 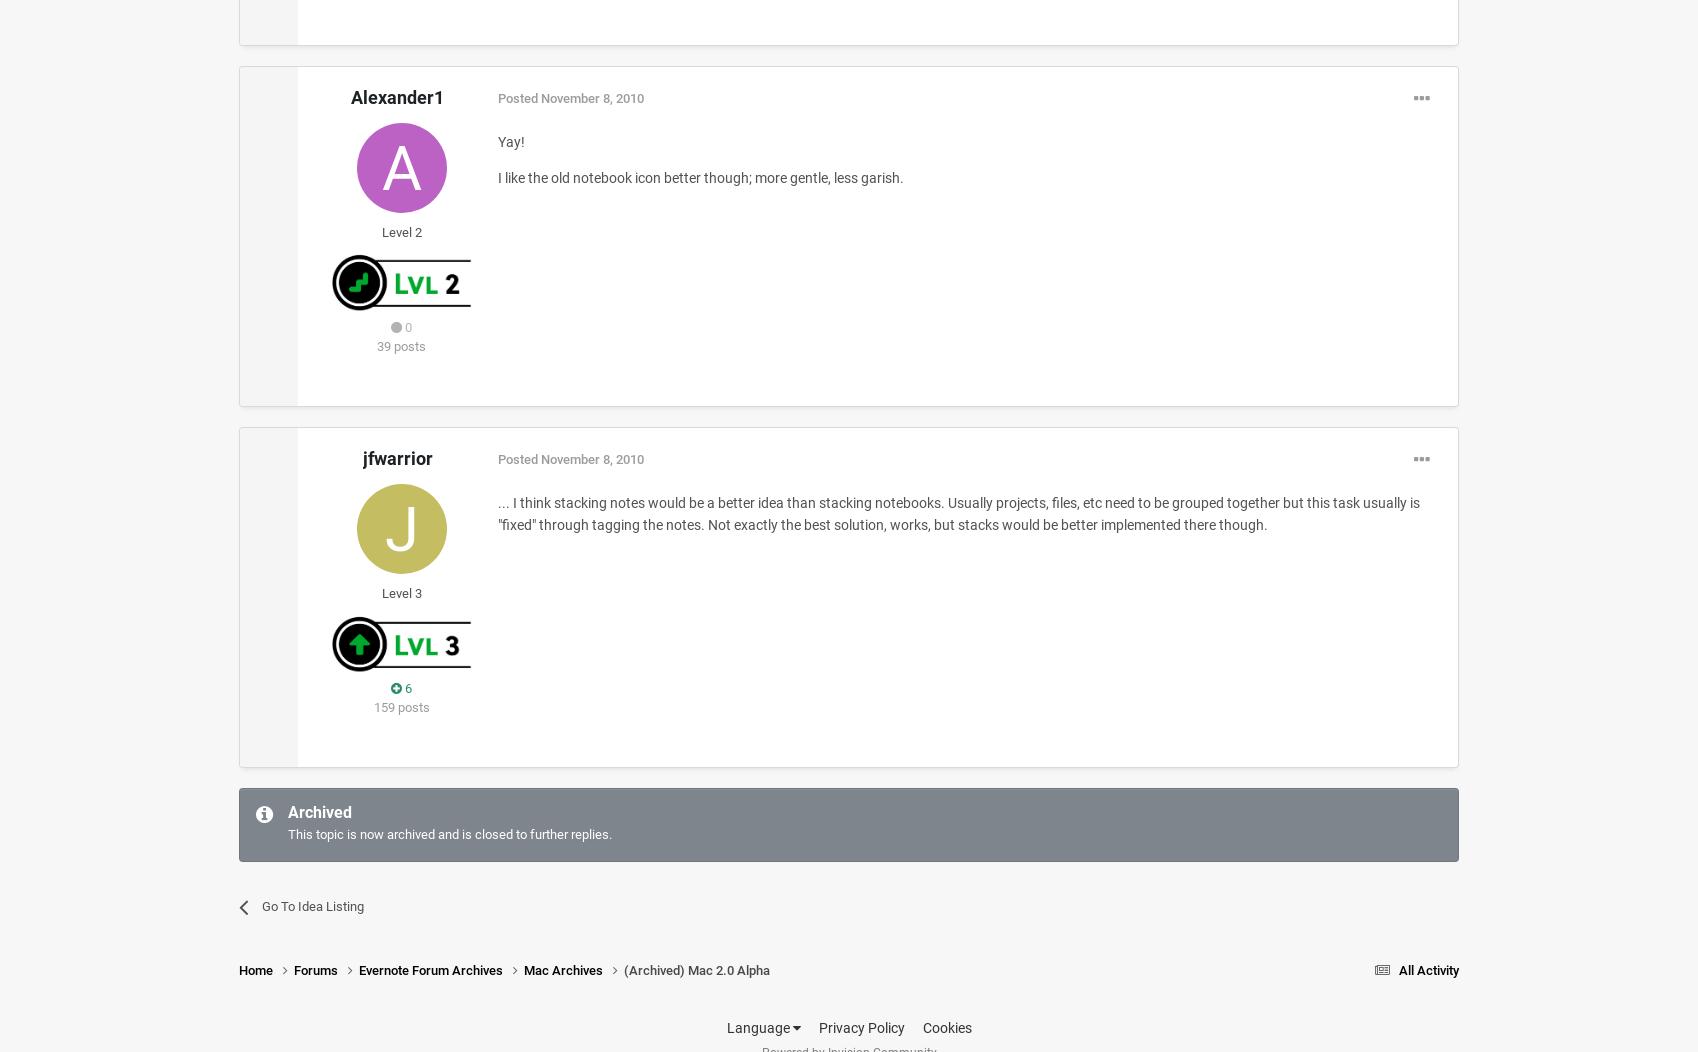 What do you see at coordinates (286, 812) in the screenshot?
I see `'Archived'` at bounding box center [286, 812].